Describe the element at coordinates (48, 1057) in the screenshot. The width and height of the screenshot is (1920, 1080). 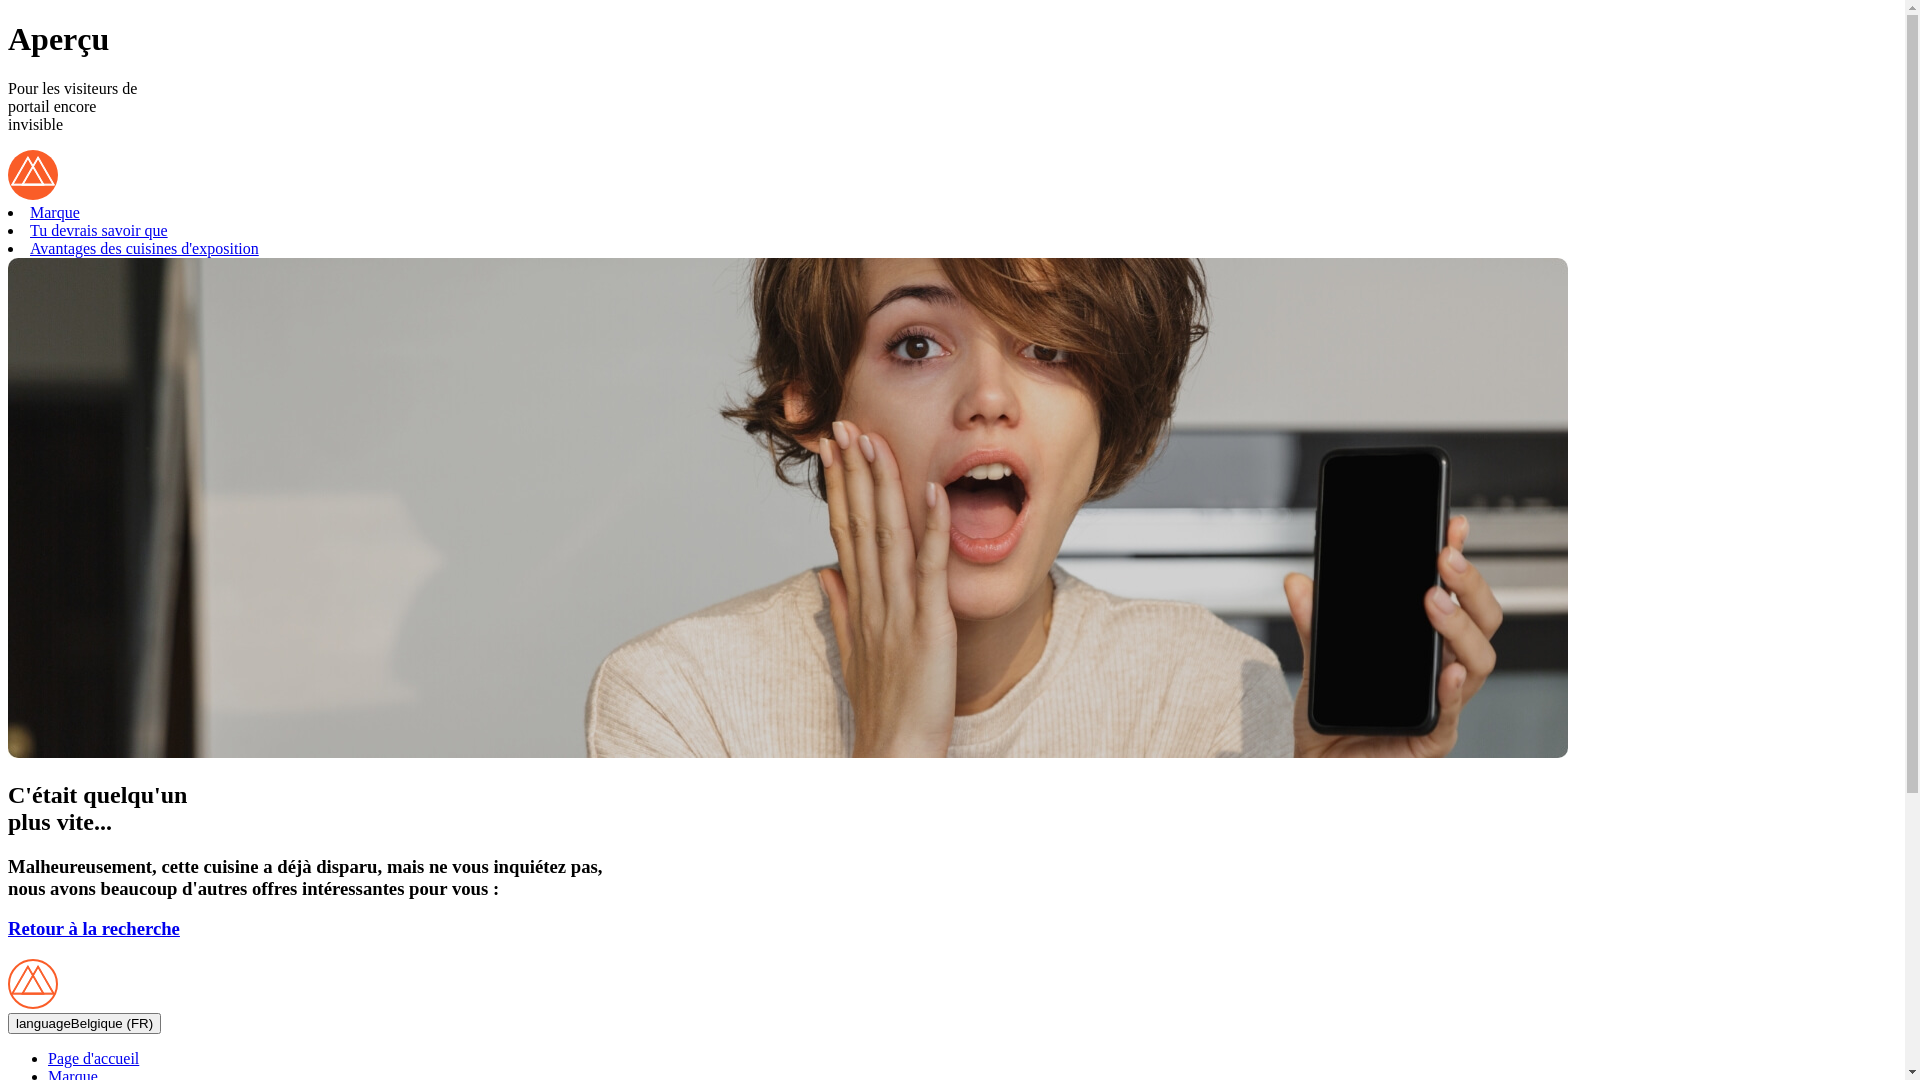
I see `'Page d'accueil'` at that location.